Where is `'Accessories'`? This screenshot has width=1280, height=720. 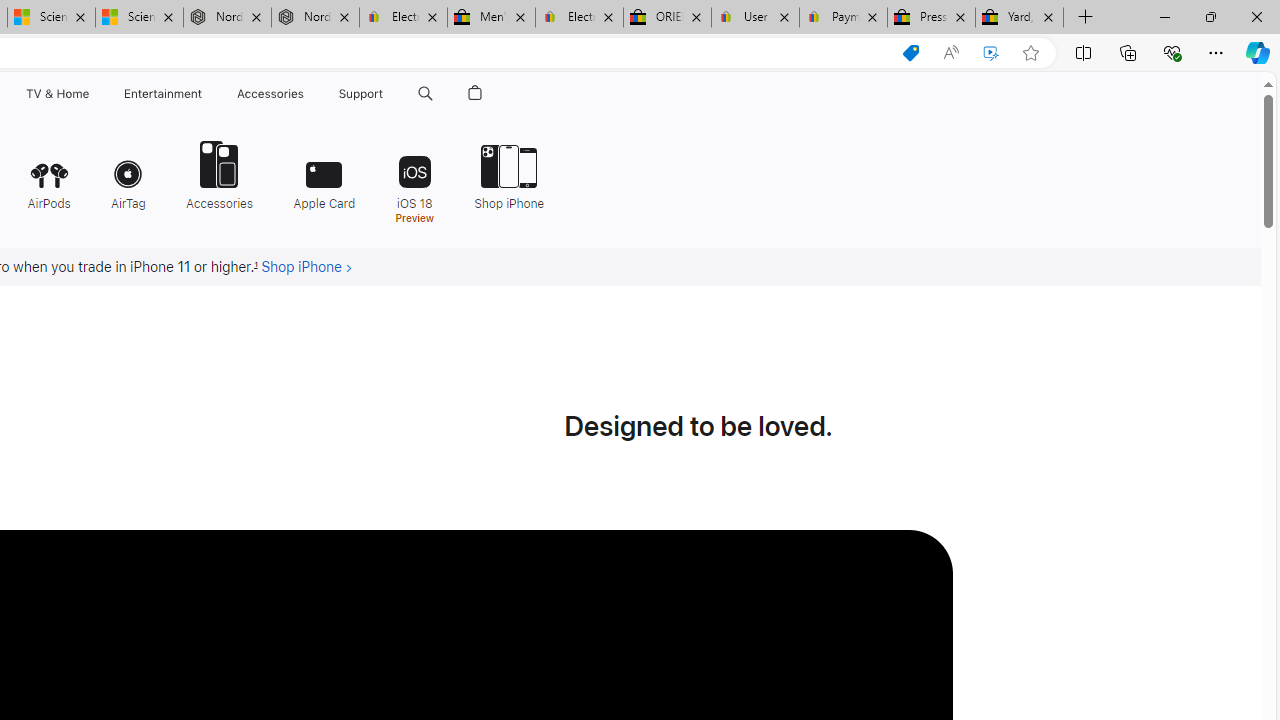 'Accessories' is located at coordinates (219, 172).